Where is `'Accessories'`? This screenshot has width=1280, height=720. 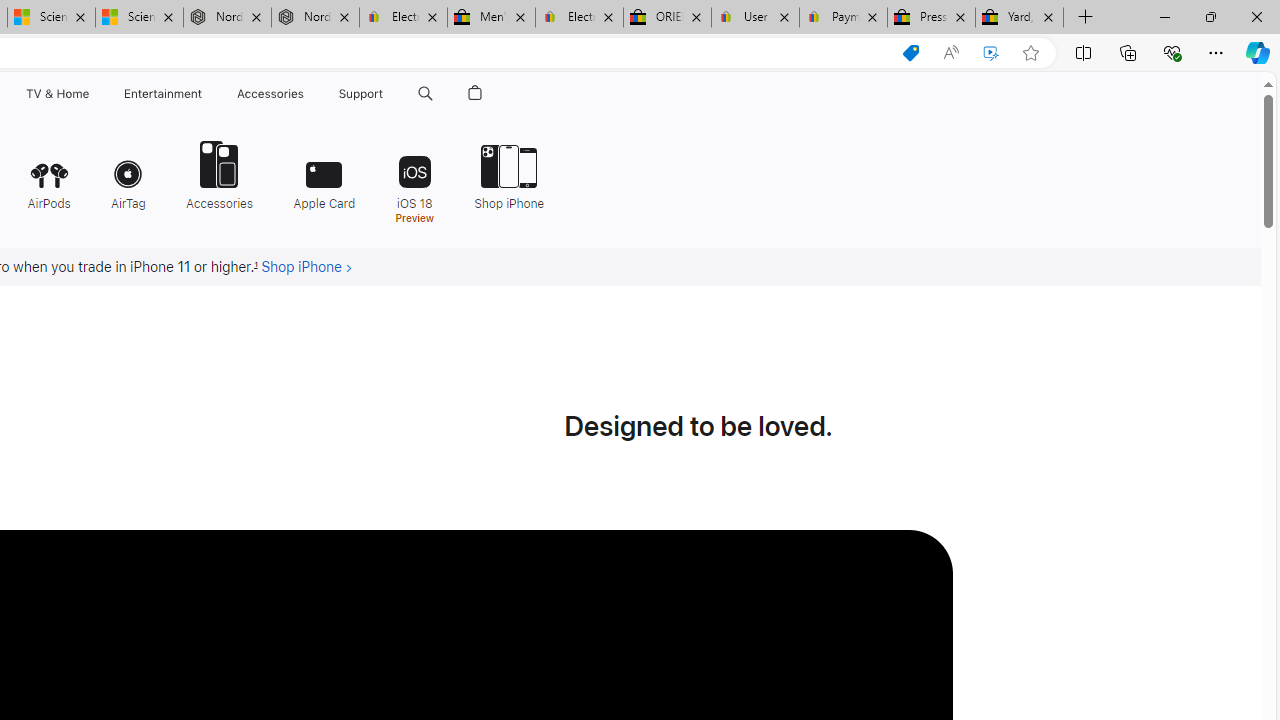 'Accessories' is located at coordinates (219, 172).